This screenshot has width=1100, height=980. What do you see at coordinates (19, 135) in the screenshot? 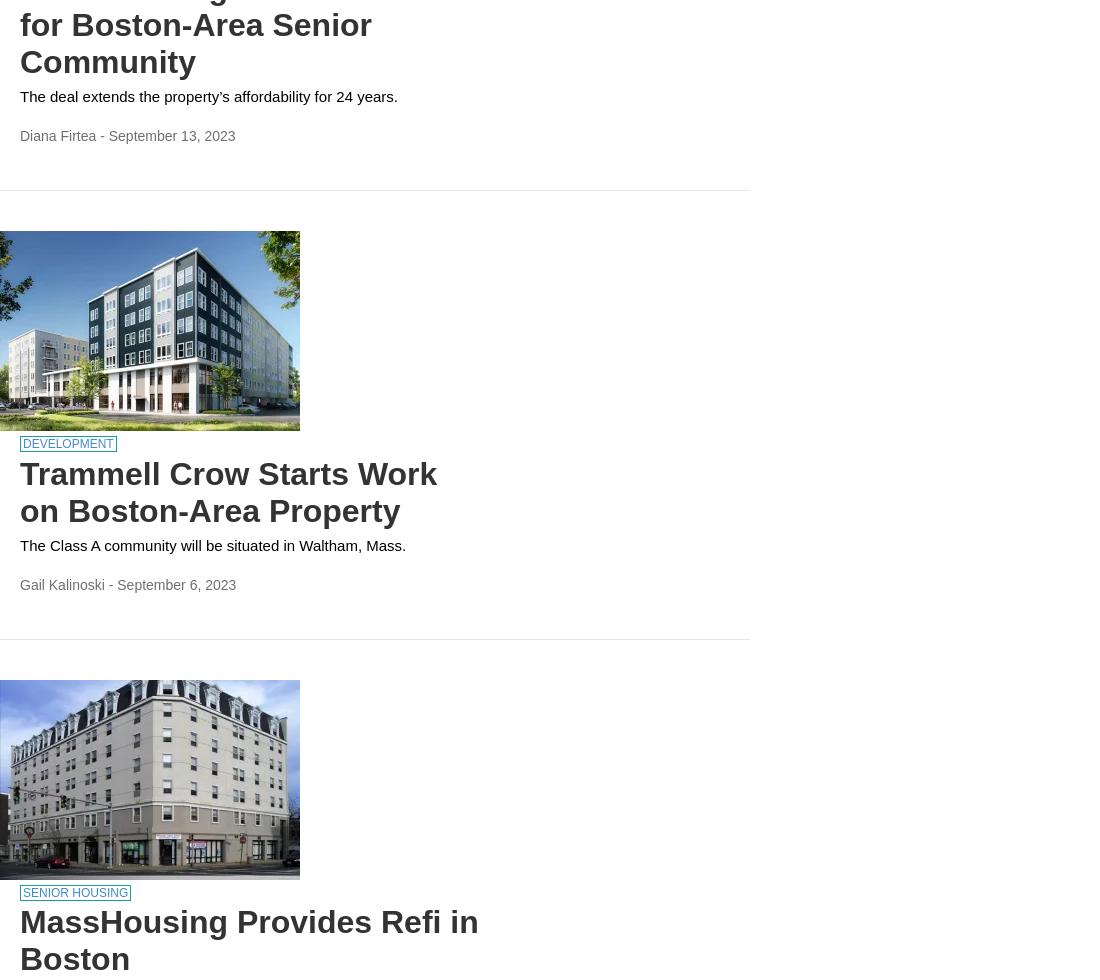
I see `'Diana Firtea'` at bounding box center [19, 135].